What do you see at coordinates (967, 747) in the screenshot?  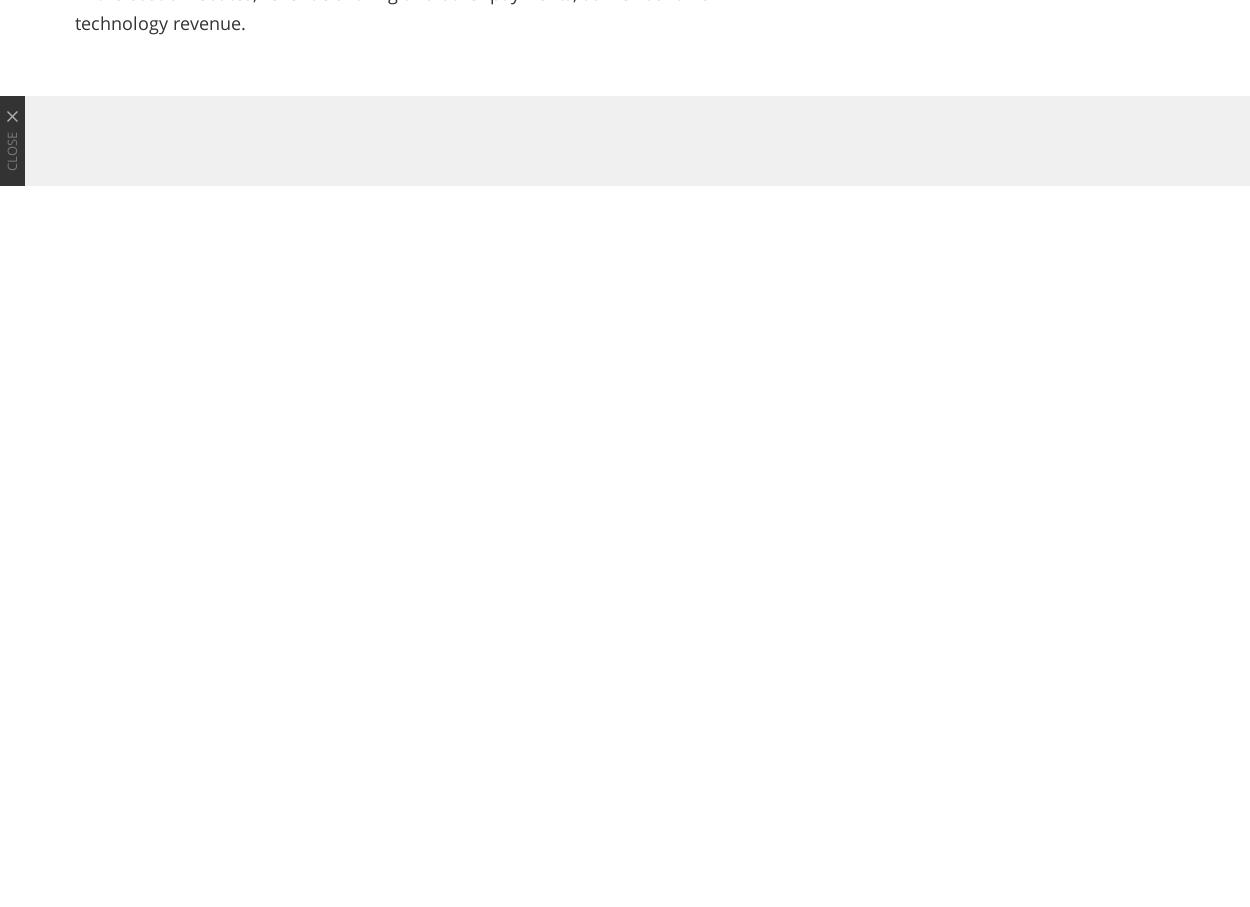 I see `'Buying Groups'` at bounding box center [967, 747].